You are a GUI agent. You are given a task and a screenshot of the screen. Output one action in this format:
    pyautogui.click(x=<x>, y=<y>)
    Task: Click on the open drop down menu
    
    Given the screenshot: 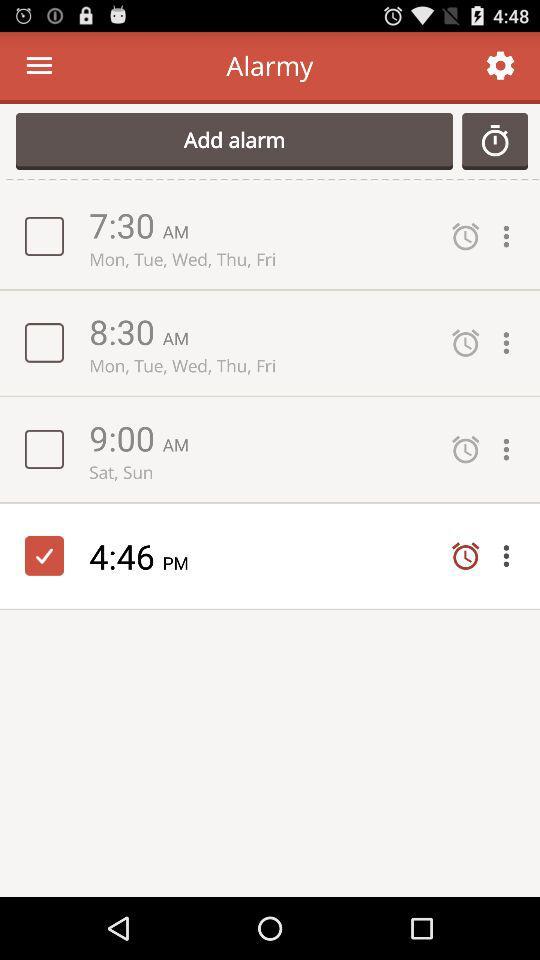 What is the action you would take?
    pyautogui.click(x=511, y=556)
    